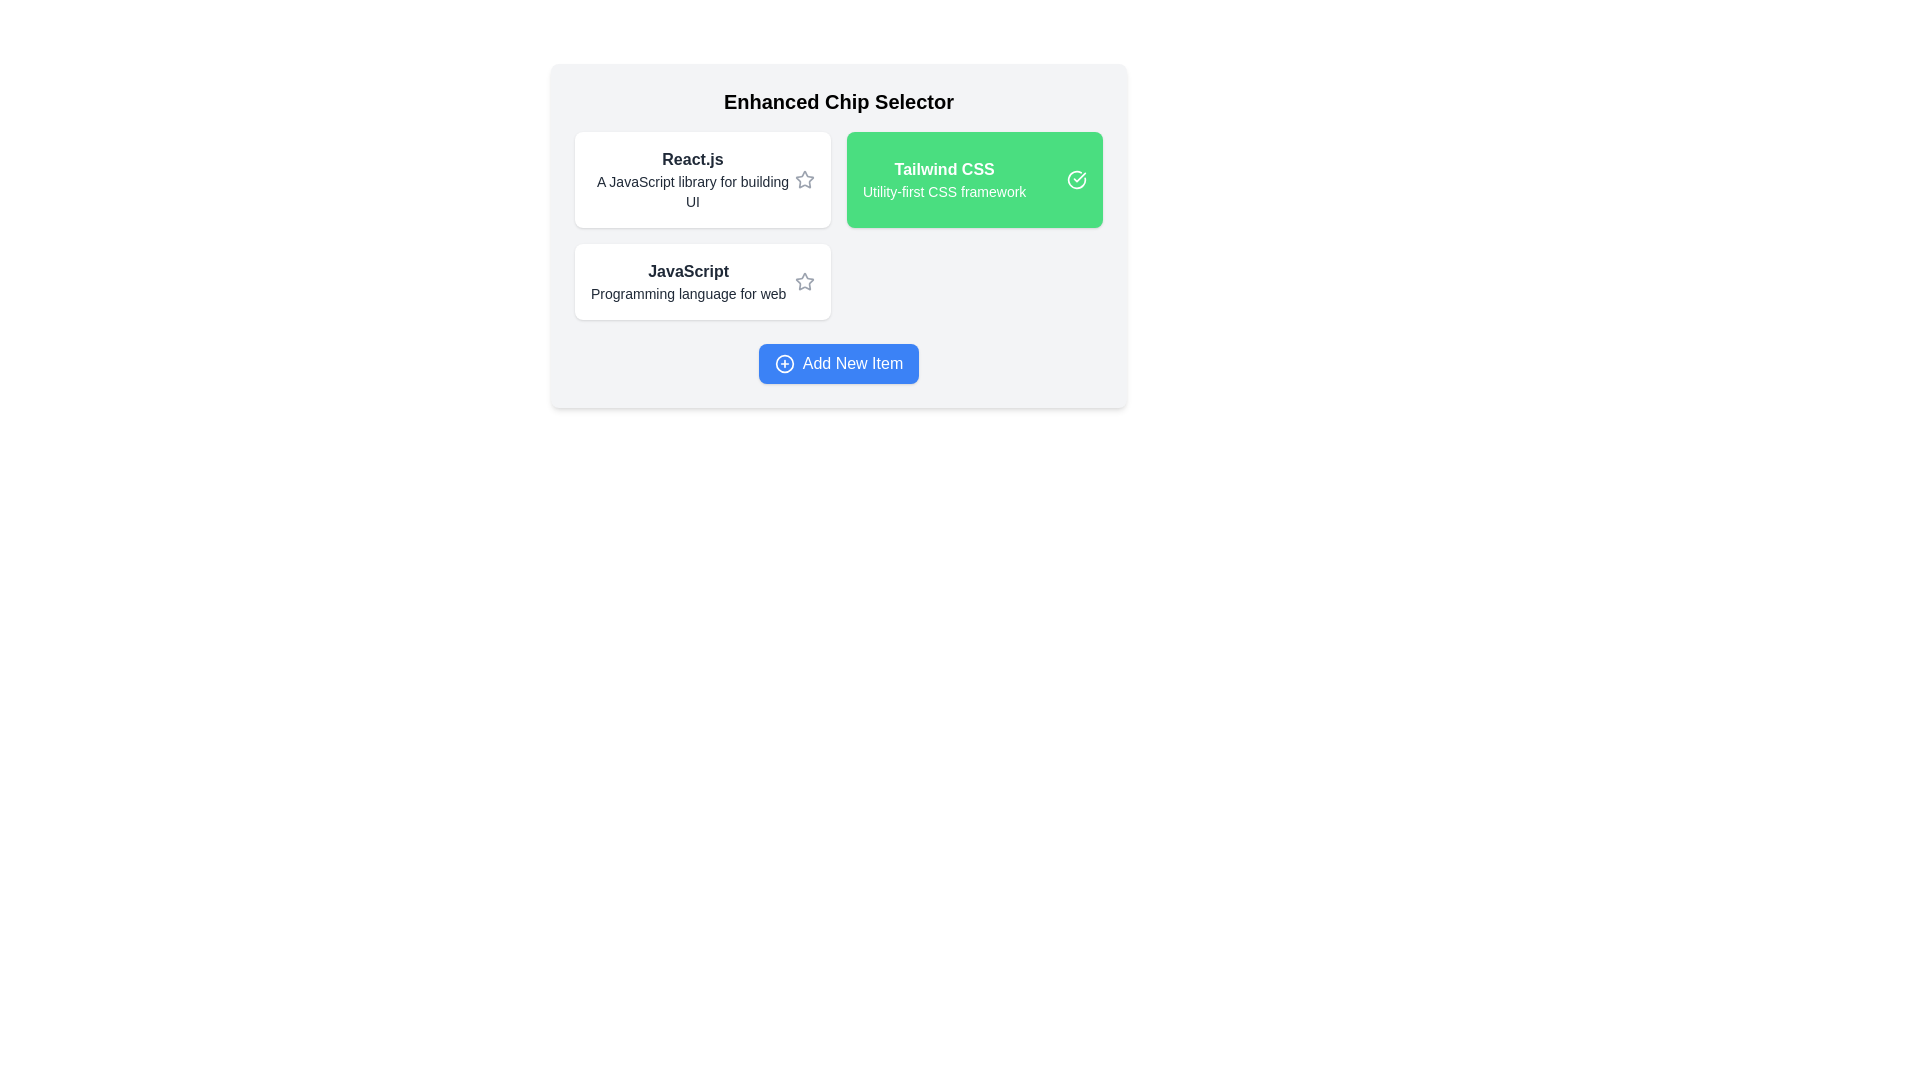 The width and height of the screenshot is (1920, 1080). I want to click on the circular checkmark icon with a green background located at the top-right of the 'Tailwind CSS Utility-first CSS framework' button, so click(1075, 180).